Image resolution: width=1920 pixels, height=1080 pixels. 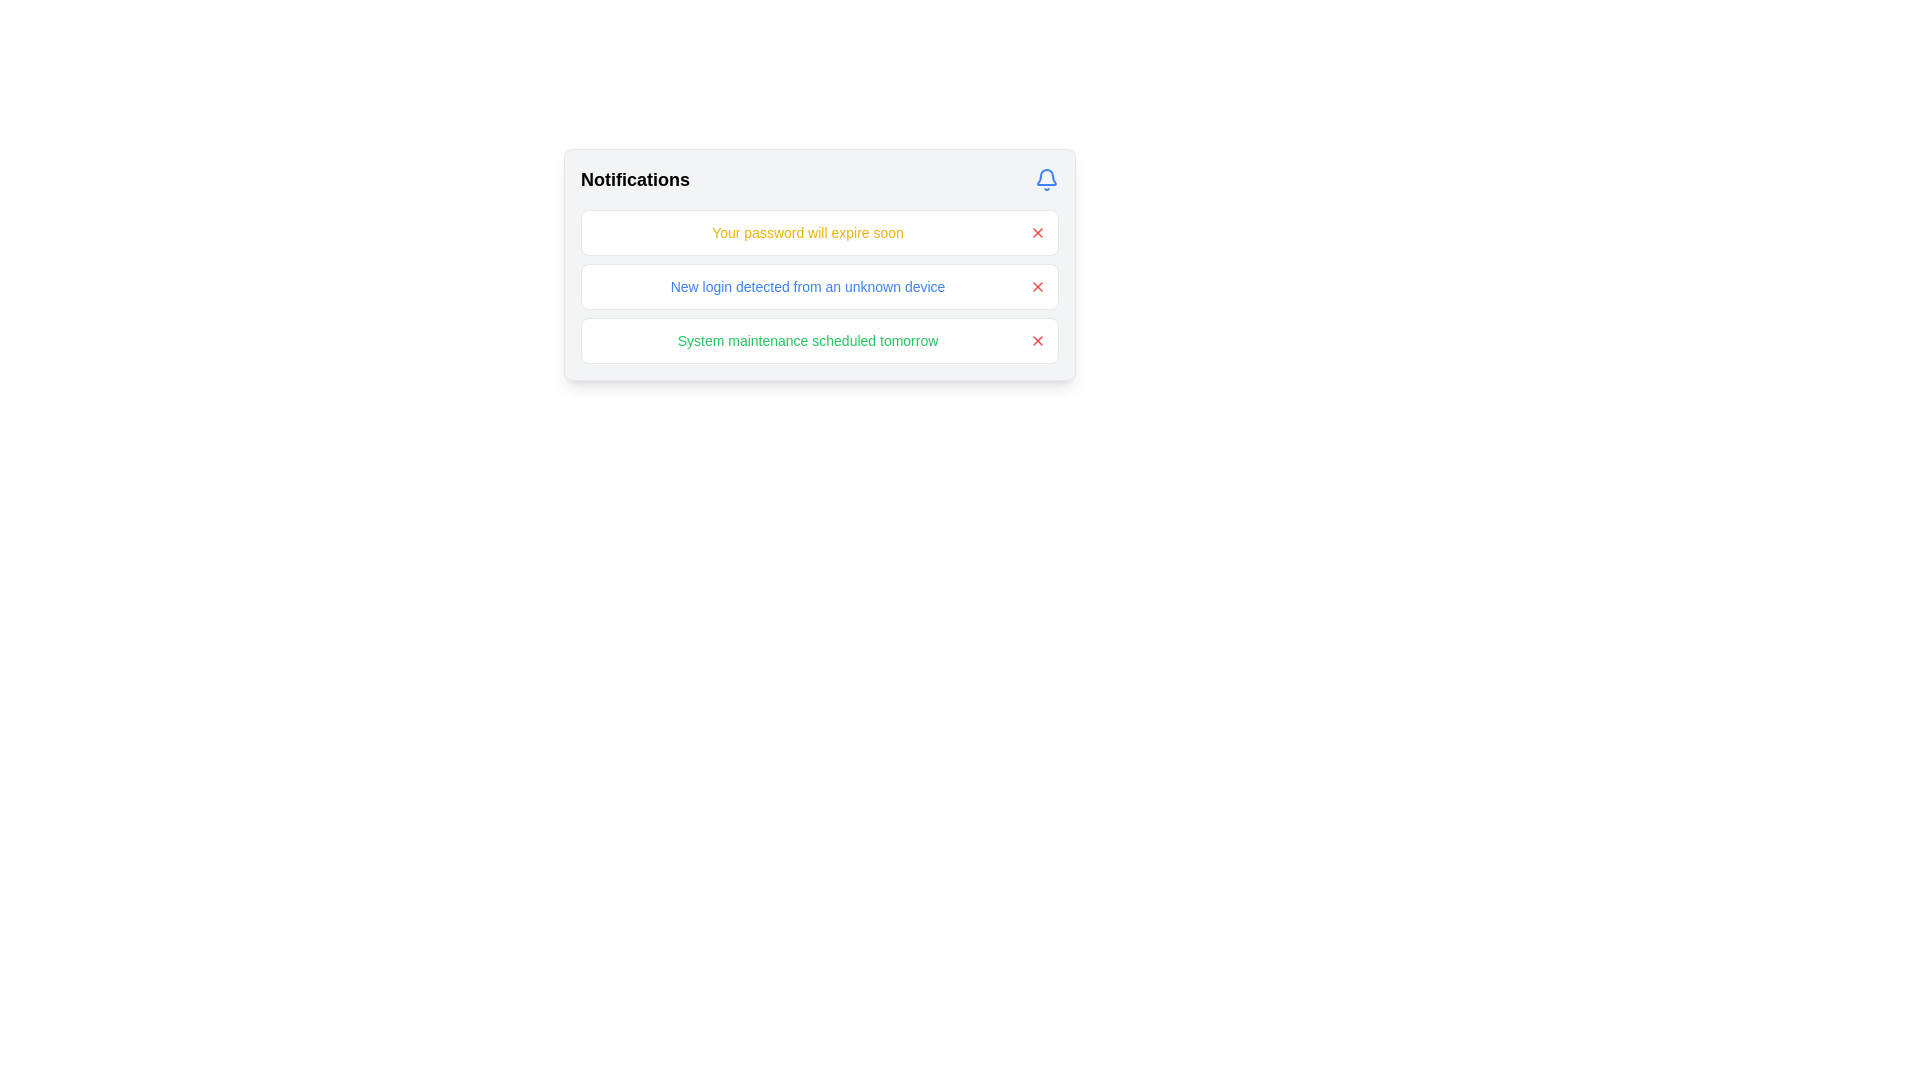 What do you see at coordinates (1037, 286) in the screenshot?
I see `the dismiss button located on the far right of the second notification row in the vertical notification list` at bounding box center [1037, 286].